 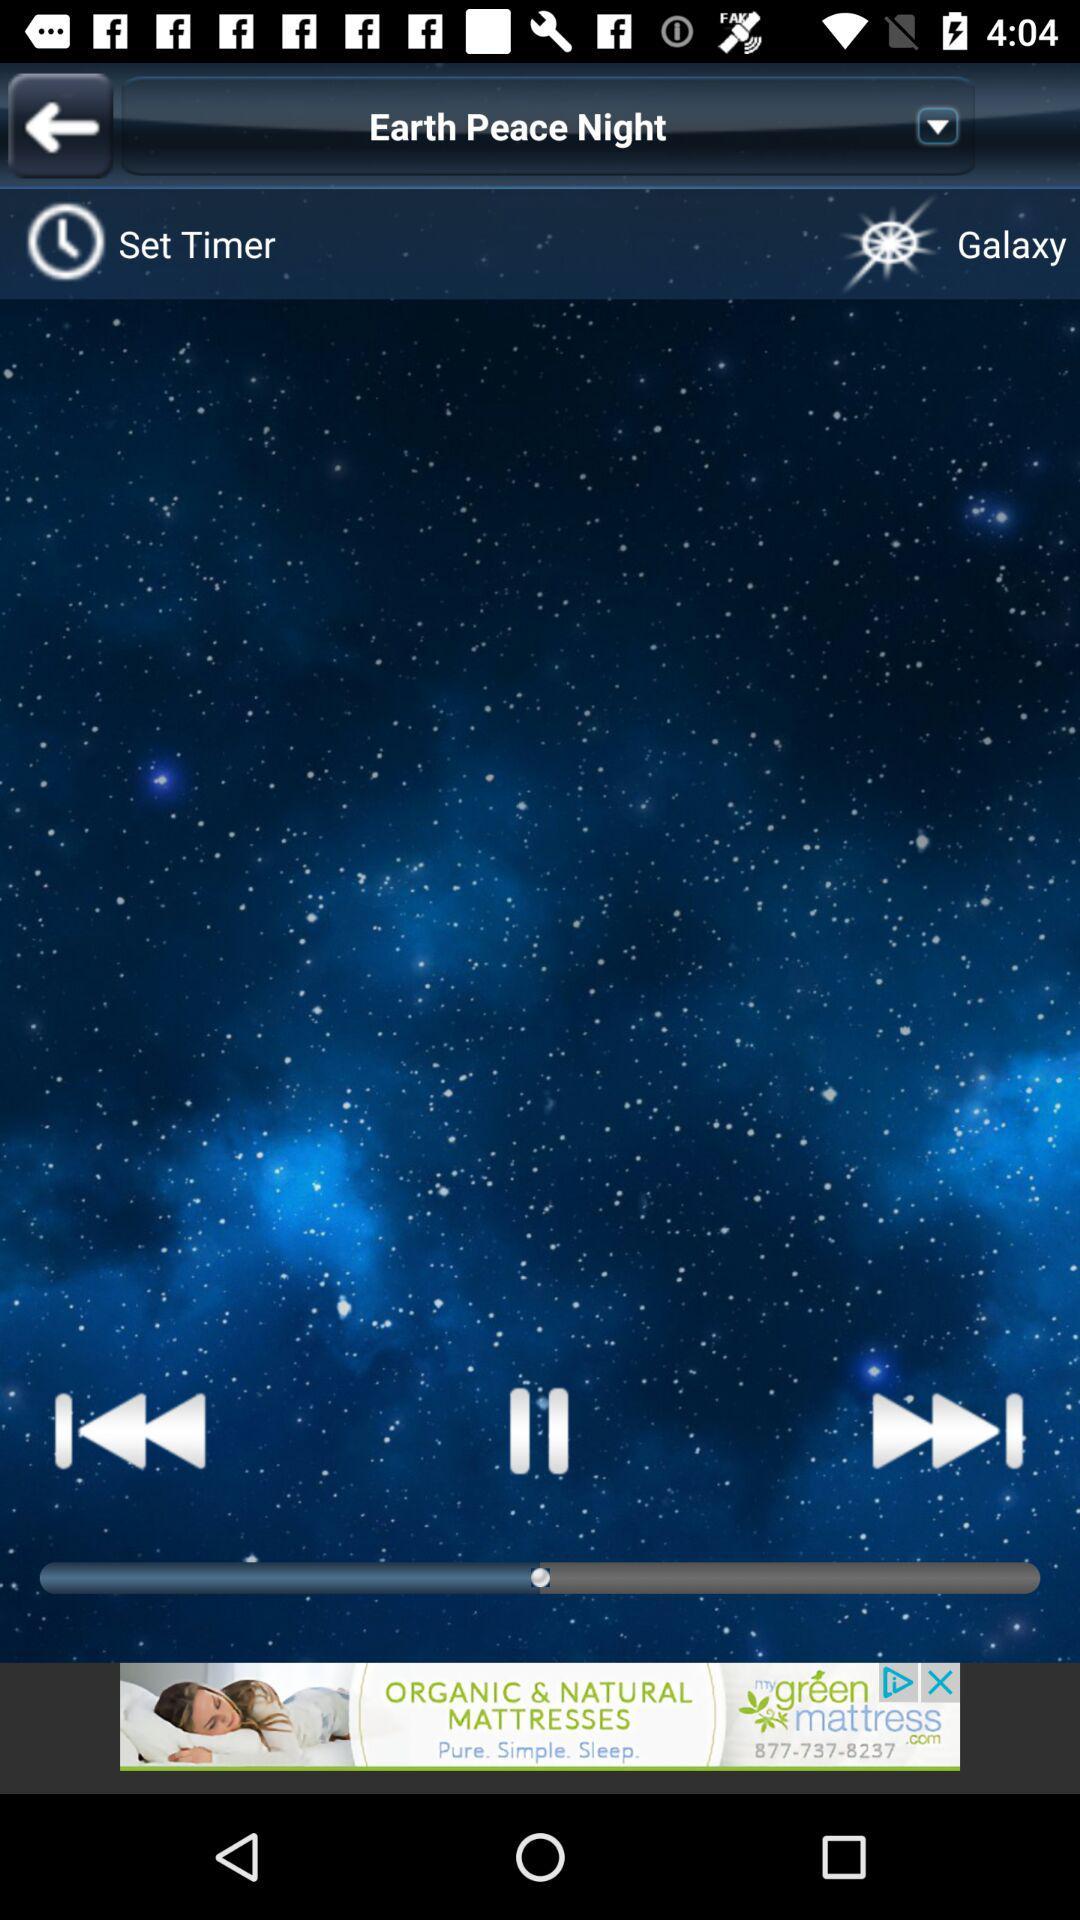 What do you see at coordinates (947, 1429) in the screenshot?
I see `next` at bounding box center [947, 1429].